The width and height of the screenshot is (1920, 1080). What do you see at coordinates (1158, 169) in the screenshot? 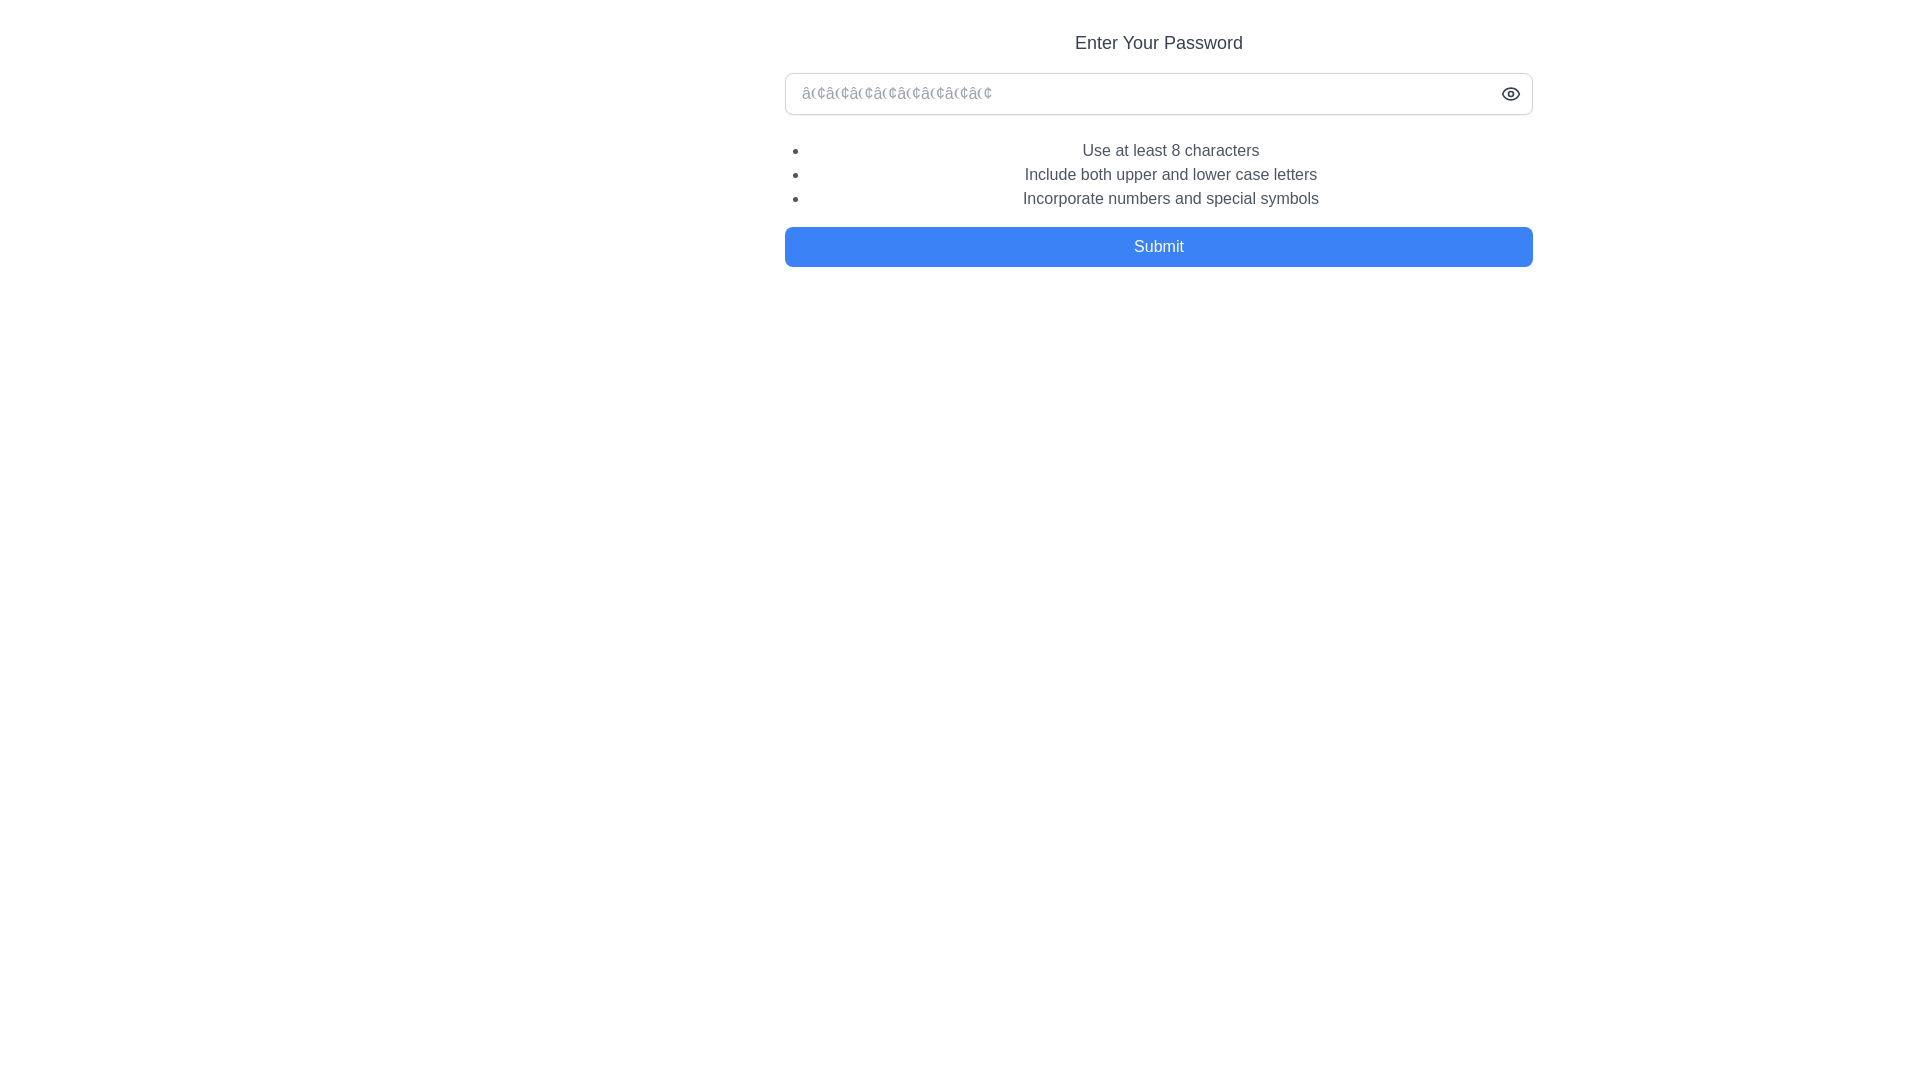
I see `instructions provided in the text block containing a list about creating a secure password, which is centrally located underneath the password input field and above the 'Submit' button` at bounding box center [1158, 169].